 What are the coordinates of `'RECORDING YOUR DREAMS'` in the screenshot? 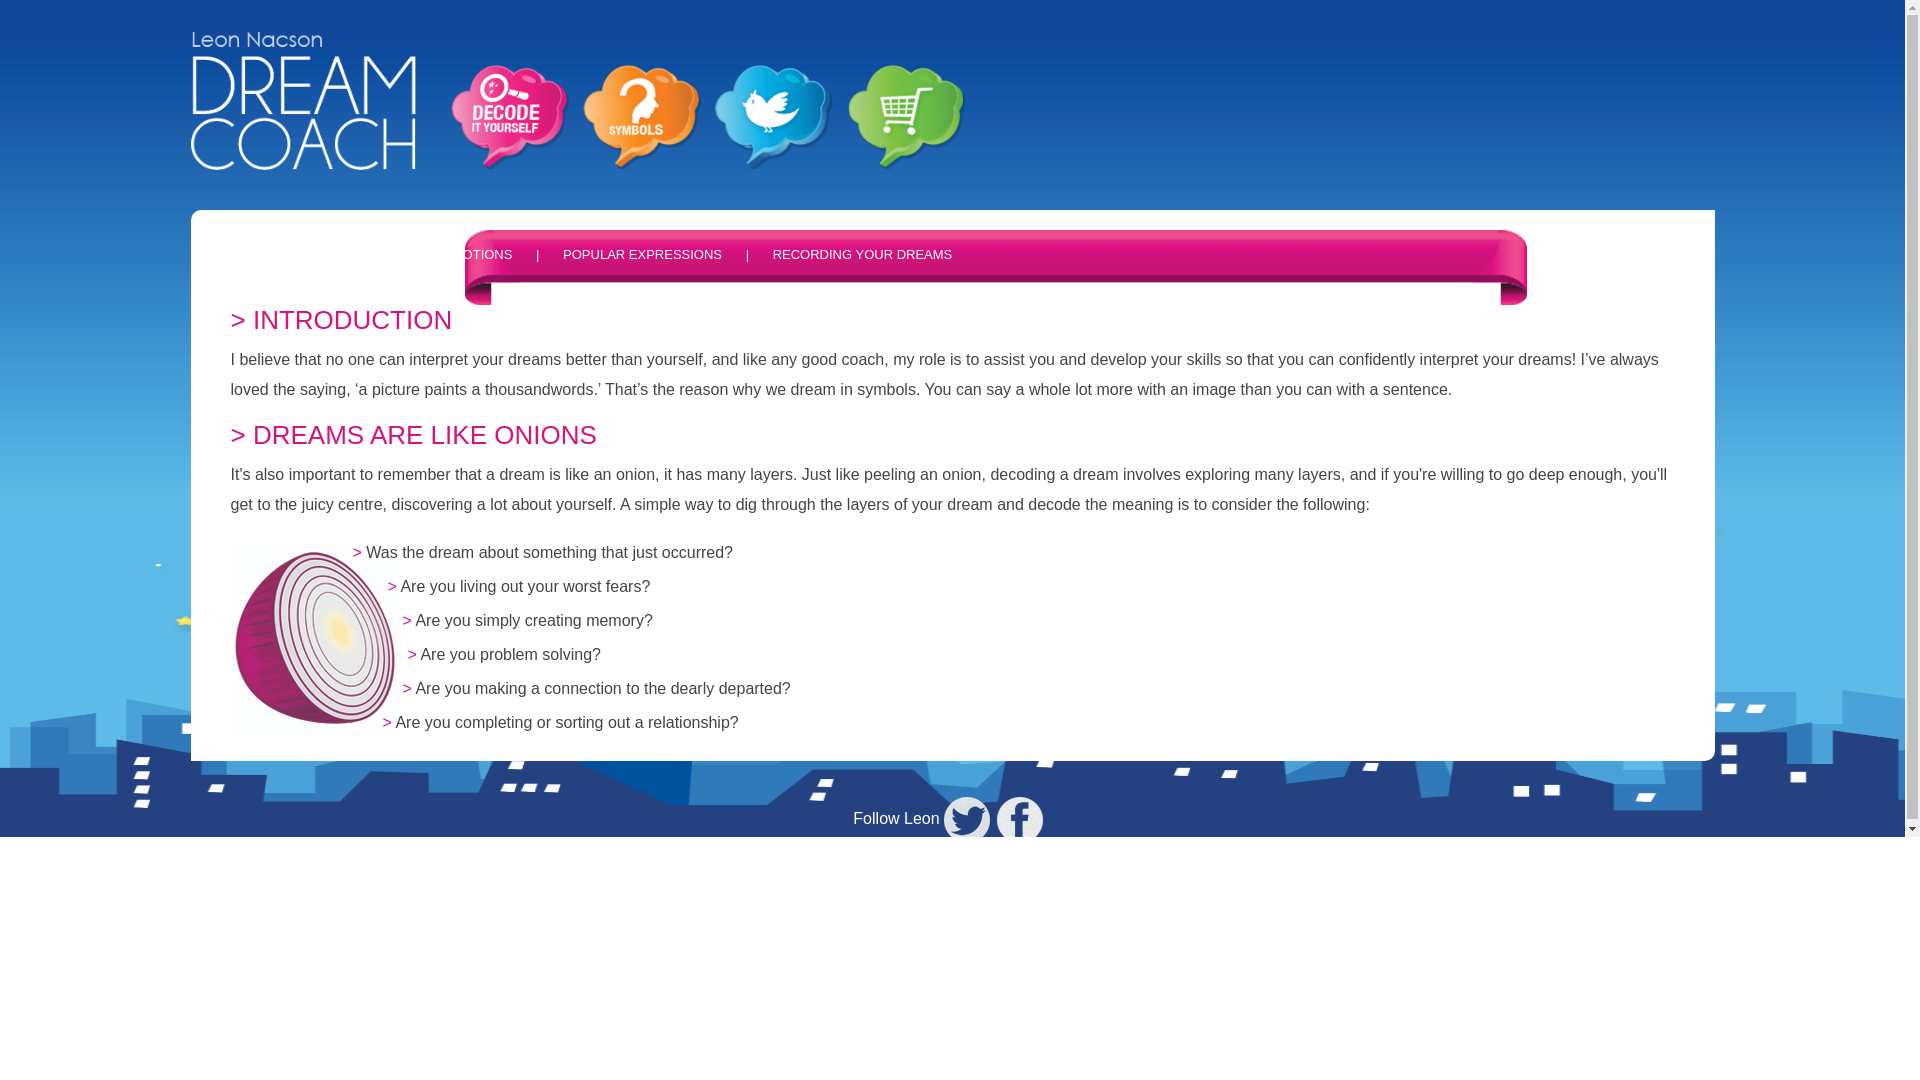 It's located at (771, 253).